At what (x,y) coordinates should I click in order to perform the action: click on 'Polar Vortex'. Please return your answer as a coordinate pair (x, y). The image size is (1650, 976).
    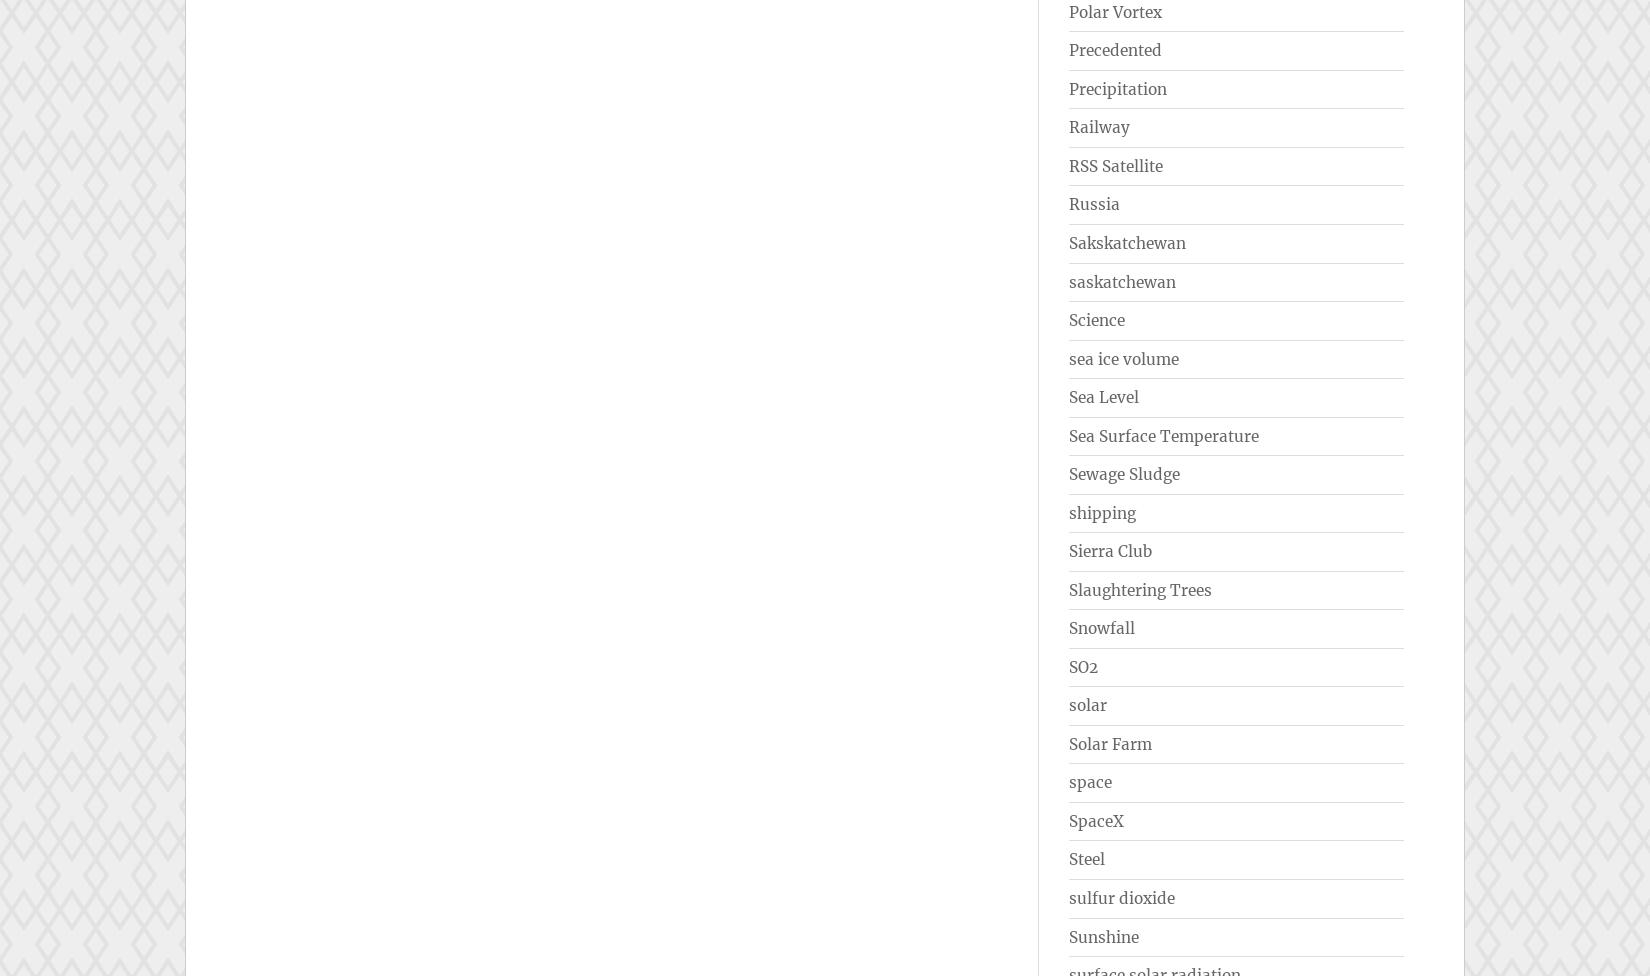
    Looking at the image, I should click on (1069, 11).